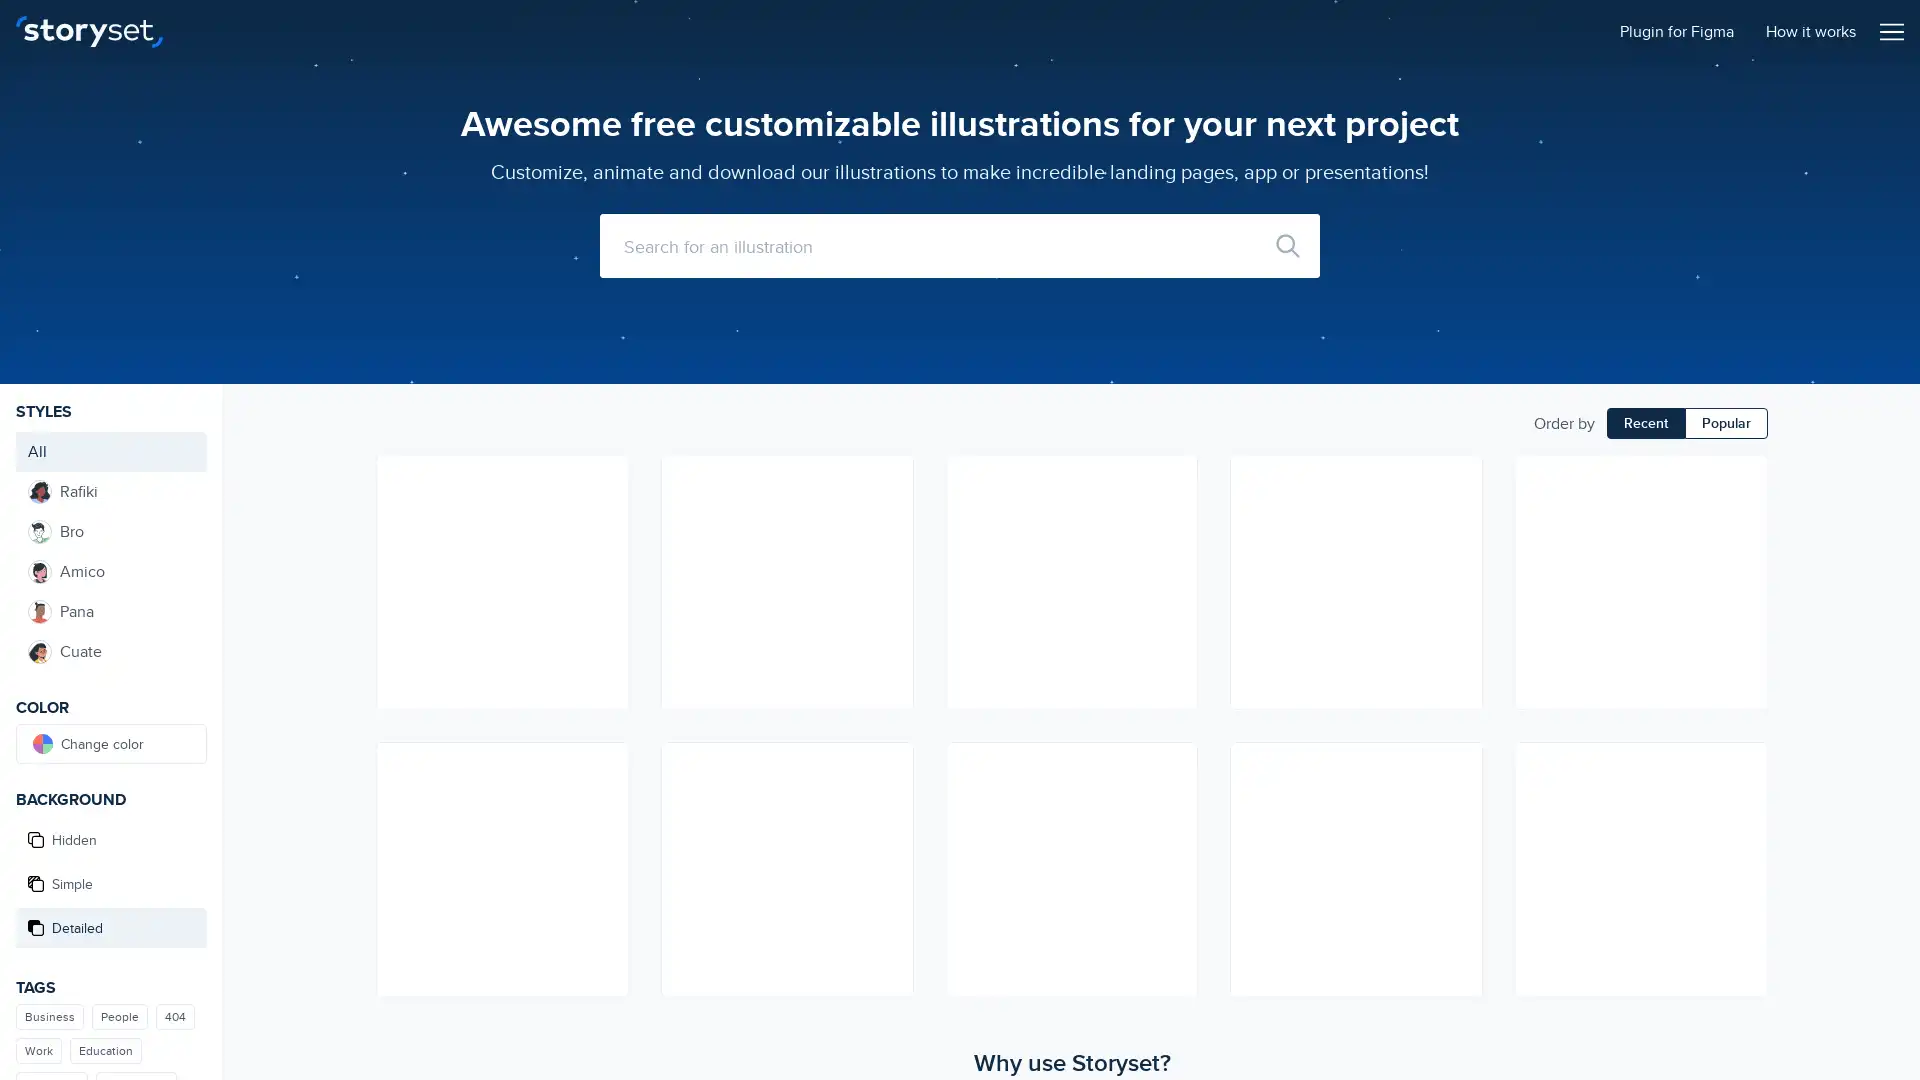 The height and width of the screenshot is (1080, 1920). What do you see at coordinates (1172, 837) in the screenshot?
I see `Pinterest icon Save` at bounding box center [1172, 837].